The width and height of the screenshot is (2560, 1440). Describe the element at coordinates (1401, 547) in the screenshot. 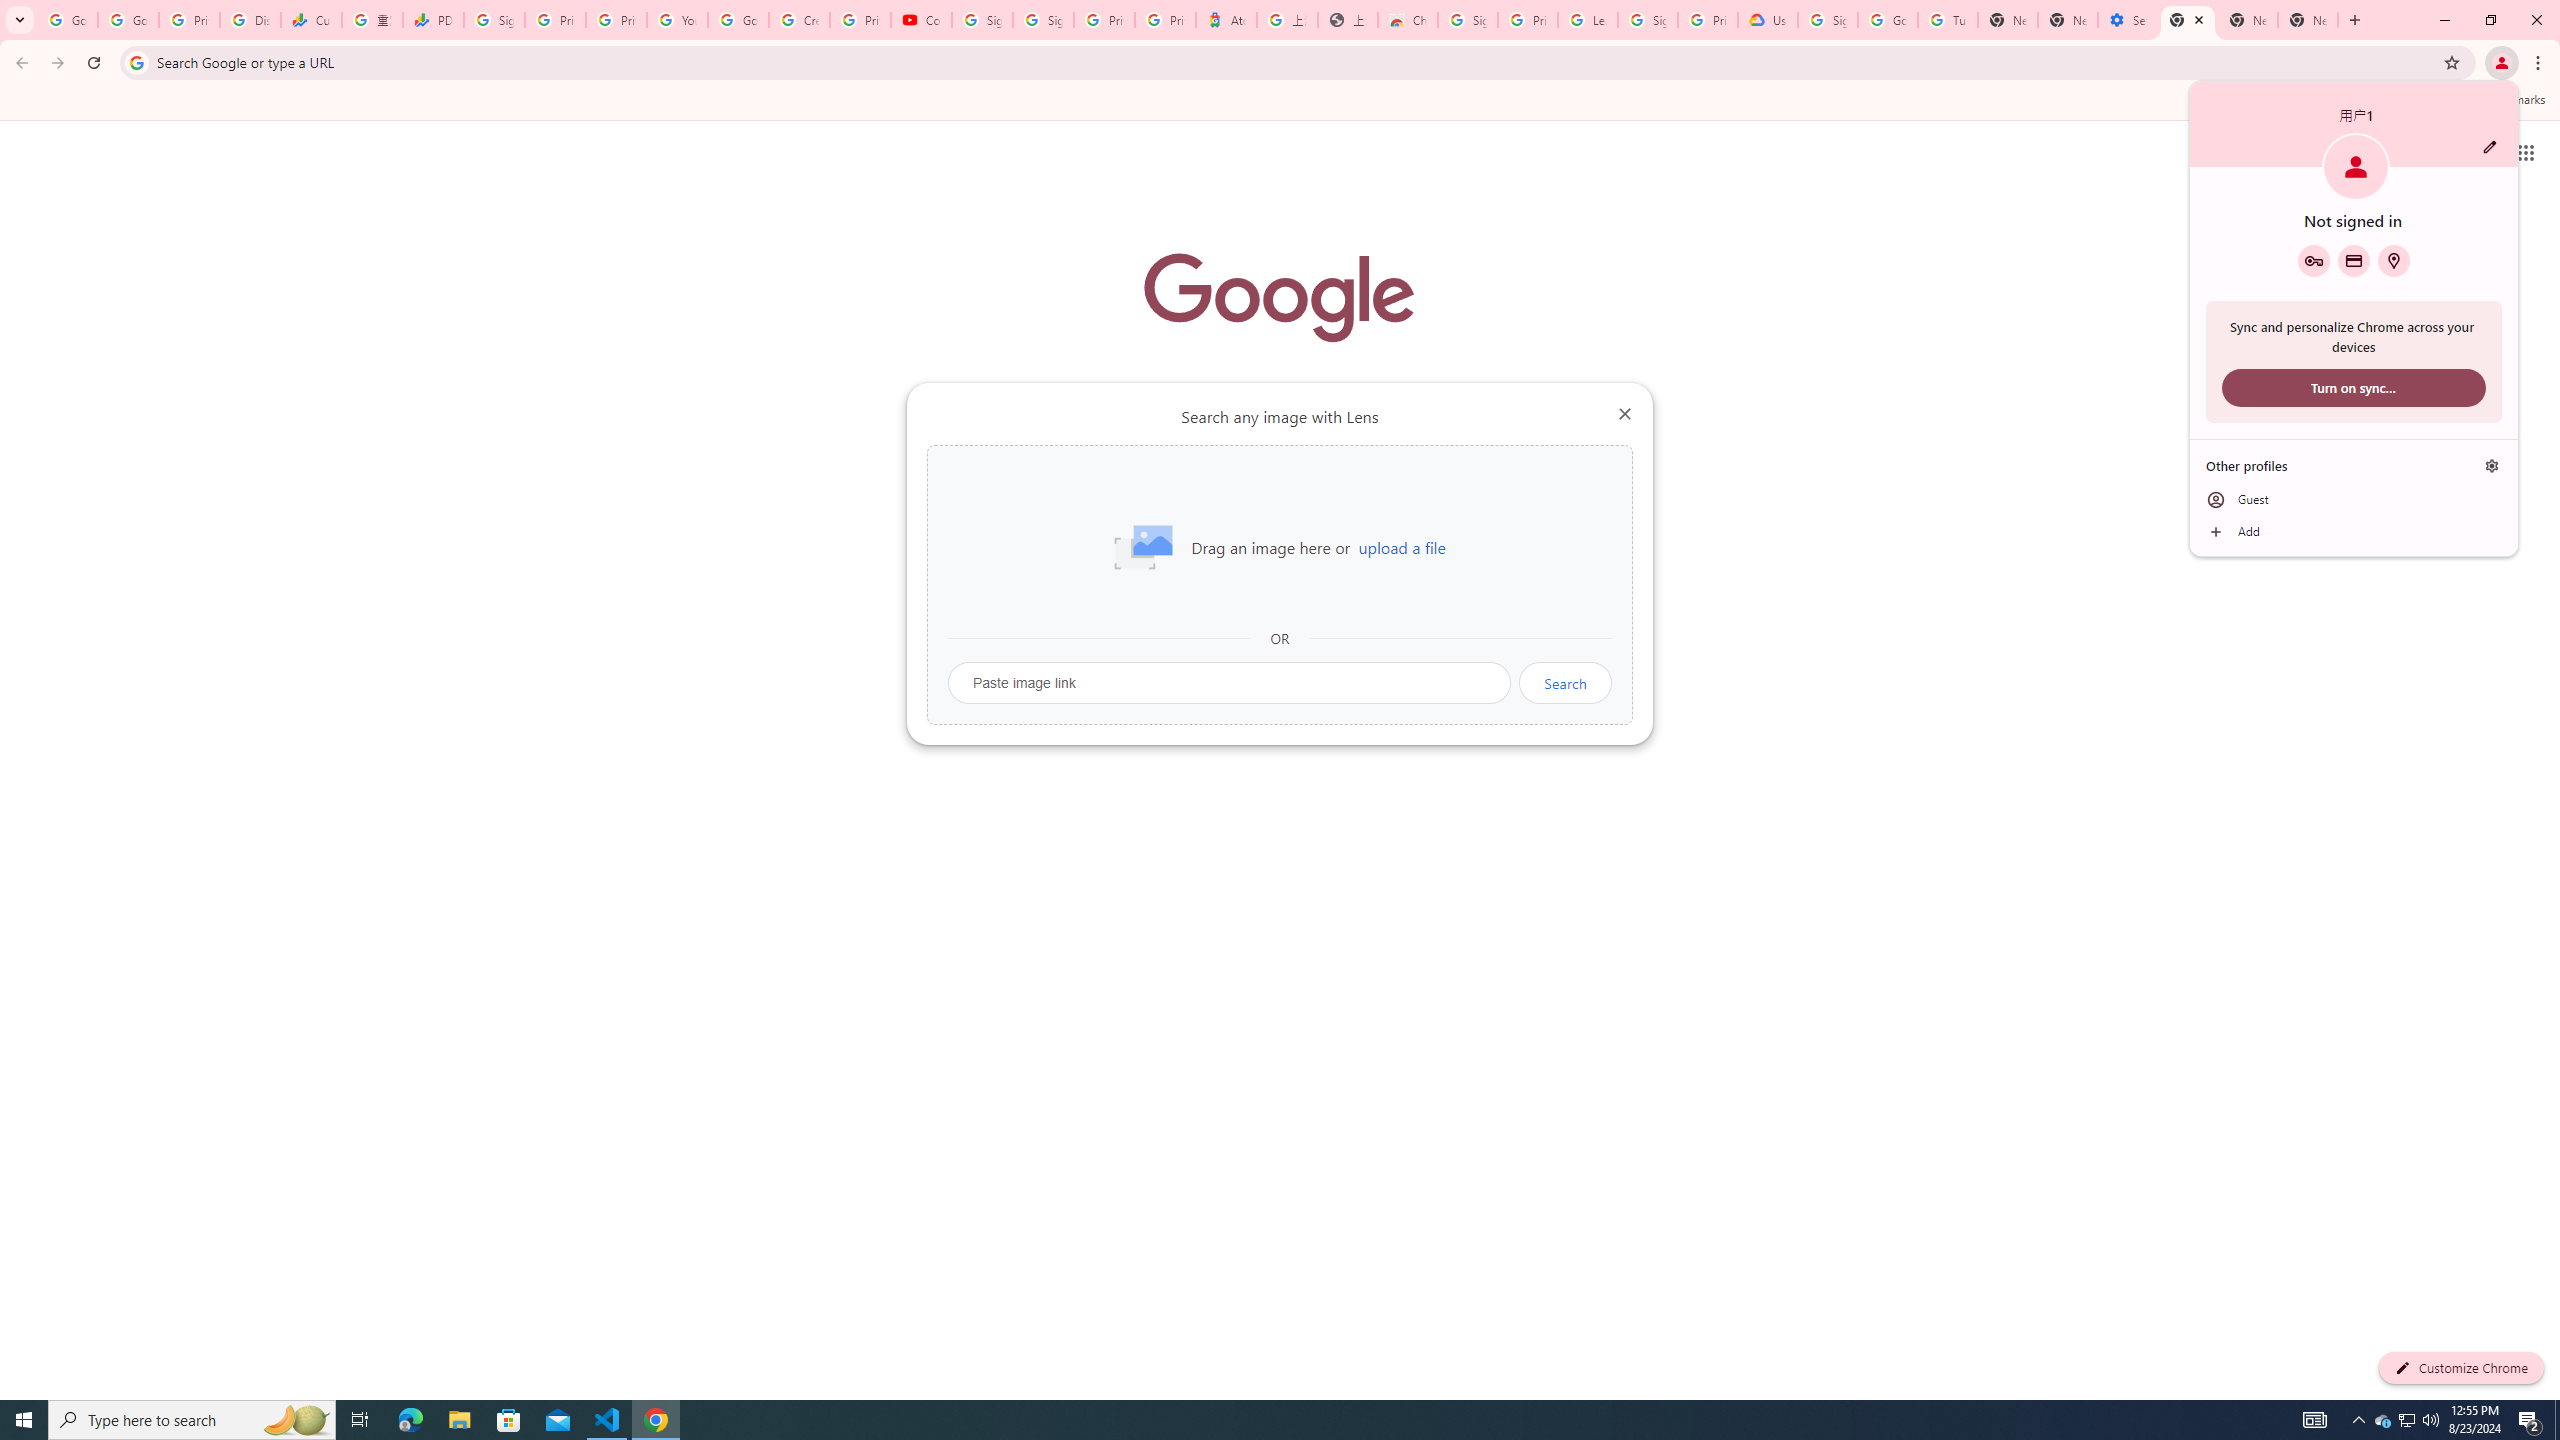

I see `'upload a file'` at that location.